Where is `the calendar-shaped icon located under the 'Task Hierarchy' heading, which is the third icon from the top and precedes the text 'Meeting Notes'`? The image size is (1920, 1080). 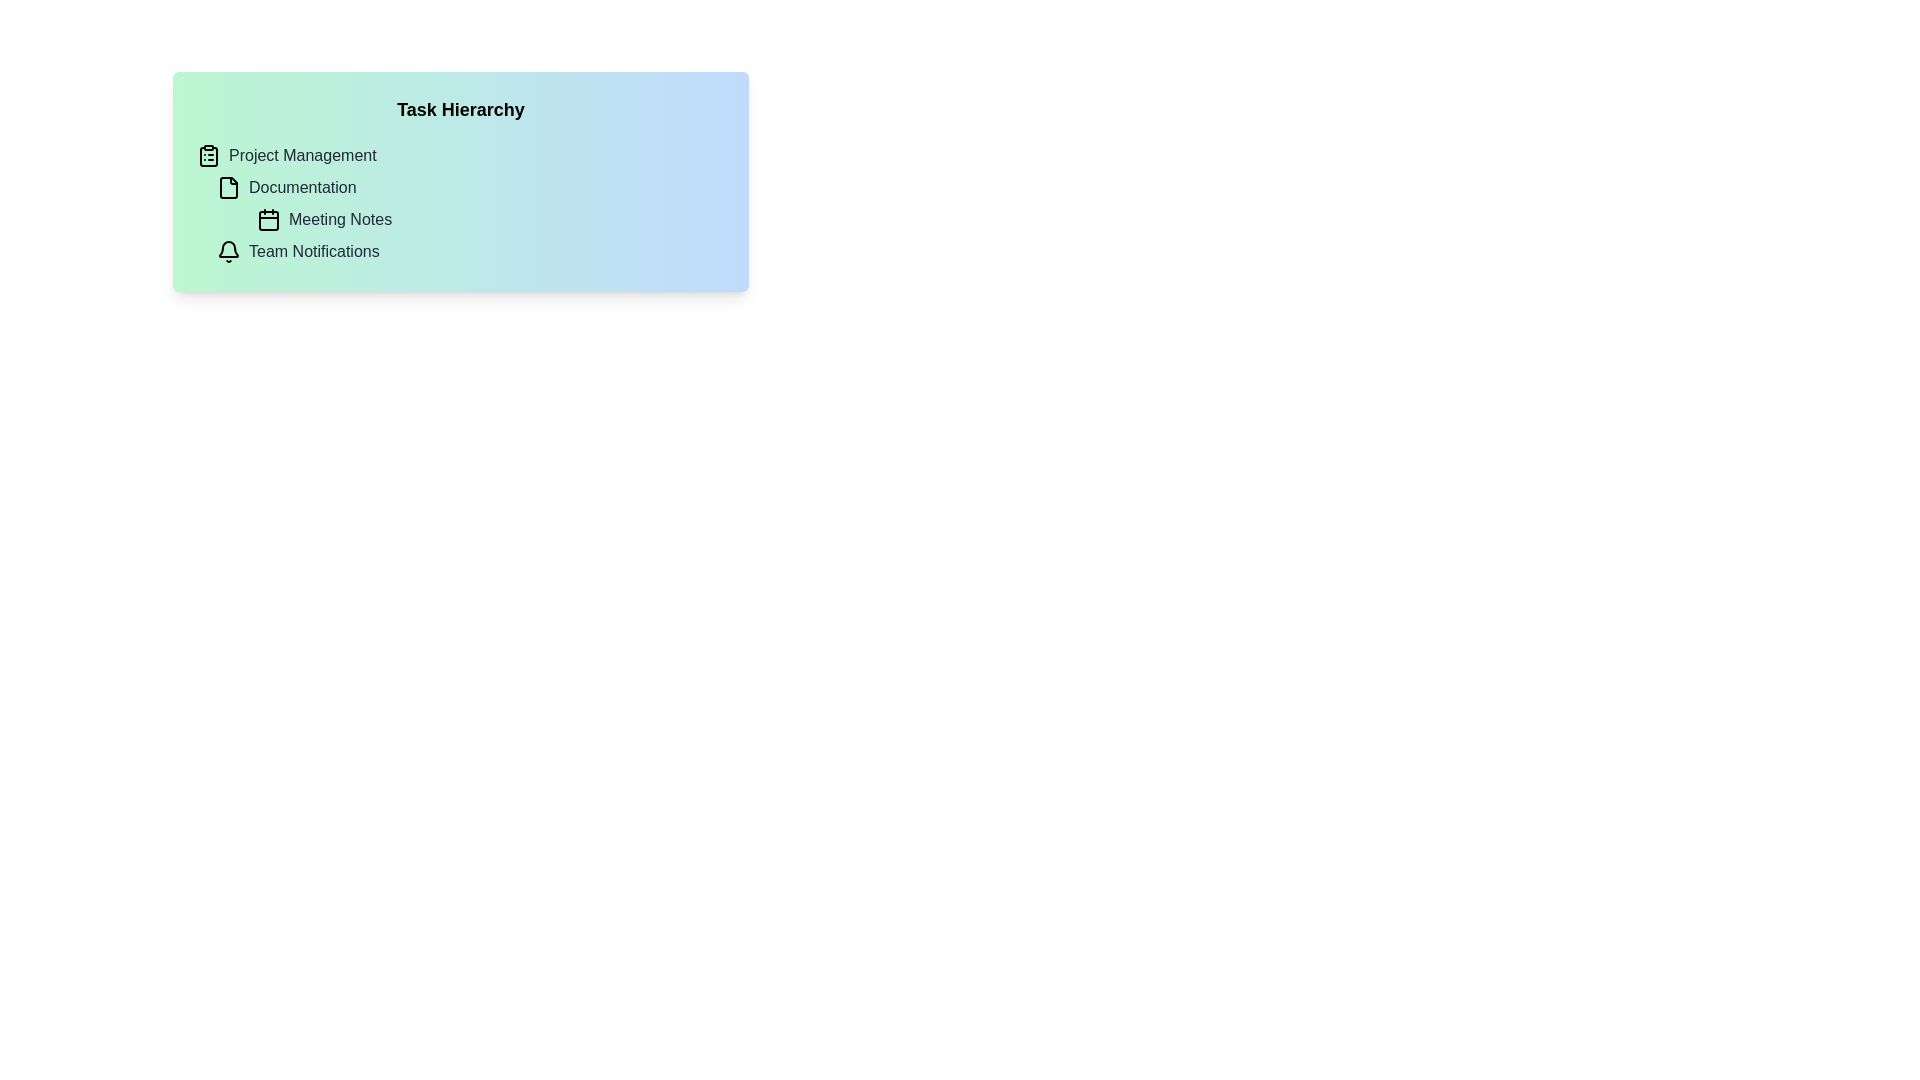 the calendar-shaped icon located under the 'Task Hierarchy' heading, which is the third icon from the top and precedes the text 'Meeting Notes' is located at coordinates (267, 219).